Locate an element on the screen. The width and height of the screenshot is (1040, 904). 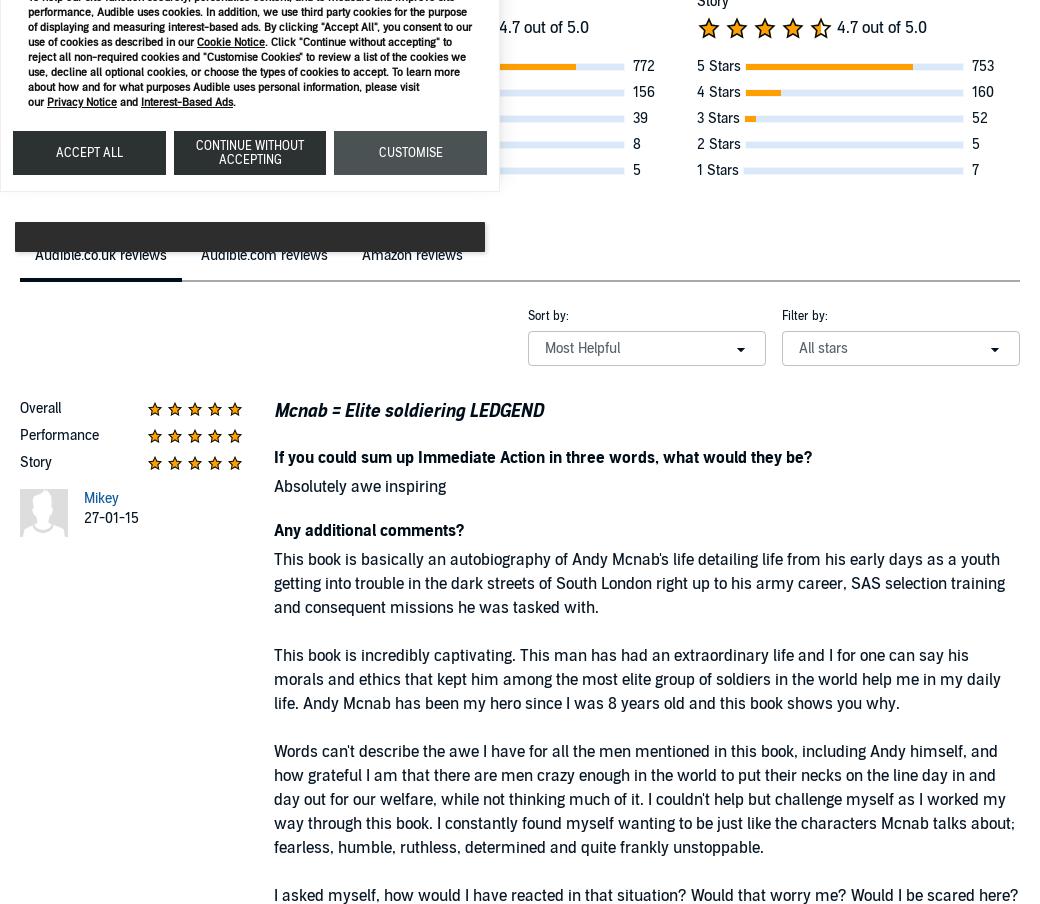
'42' is located at coordinates (301, 117).